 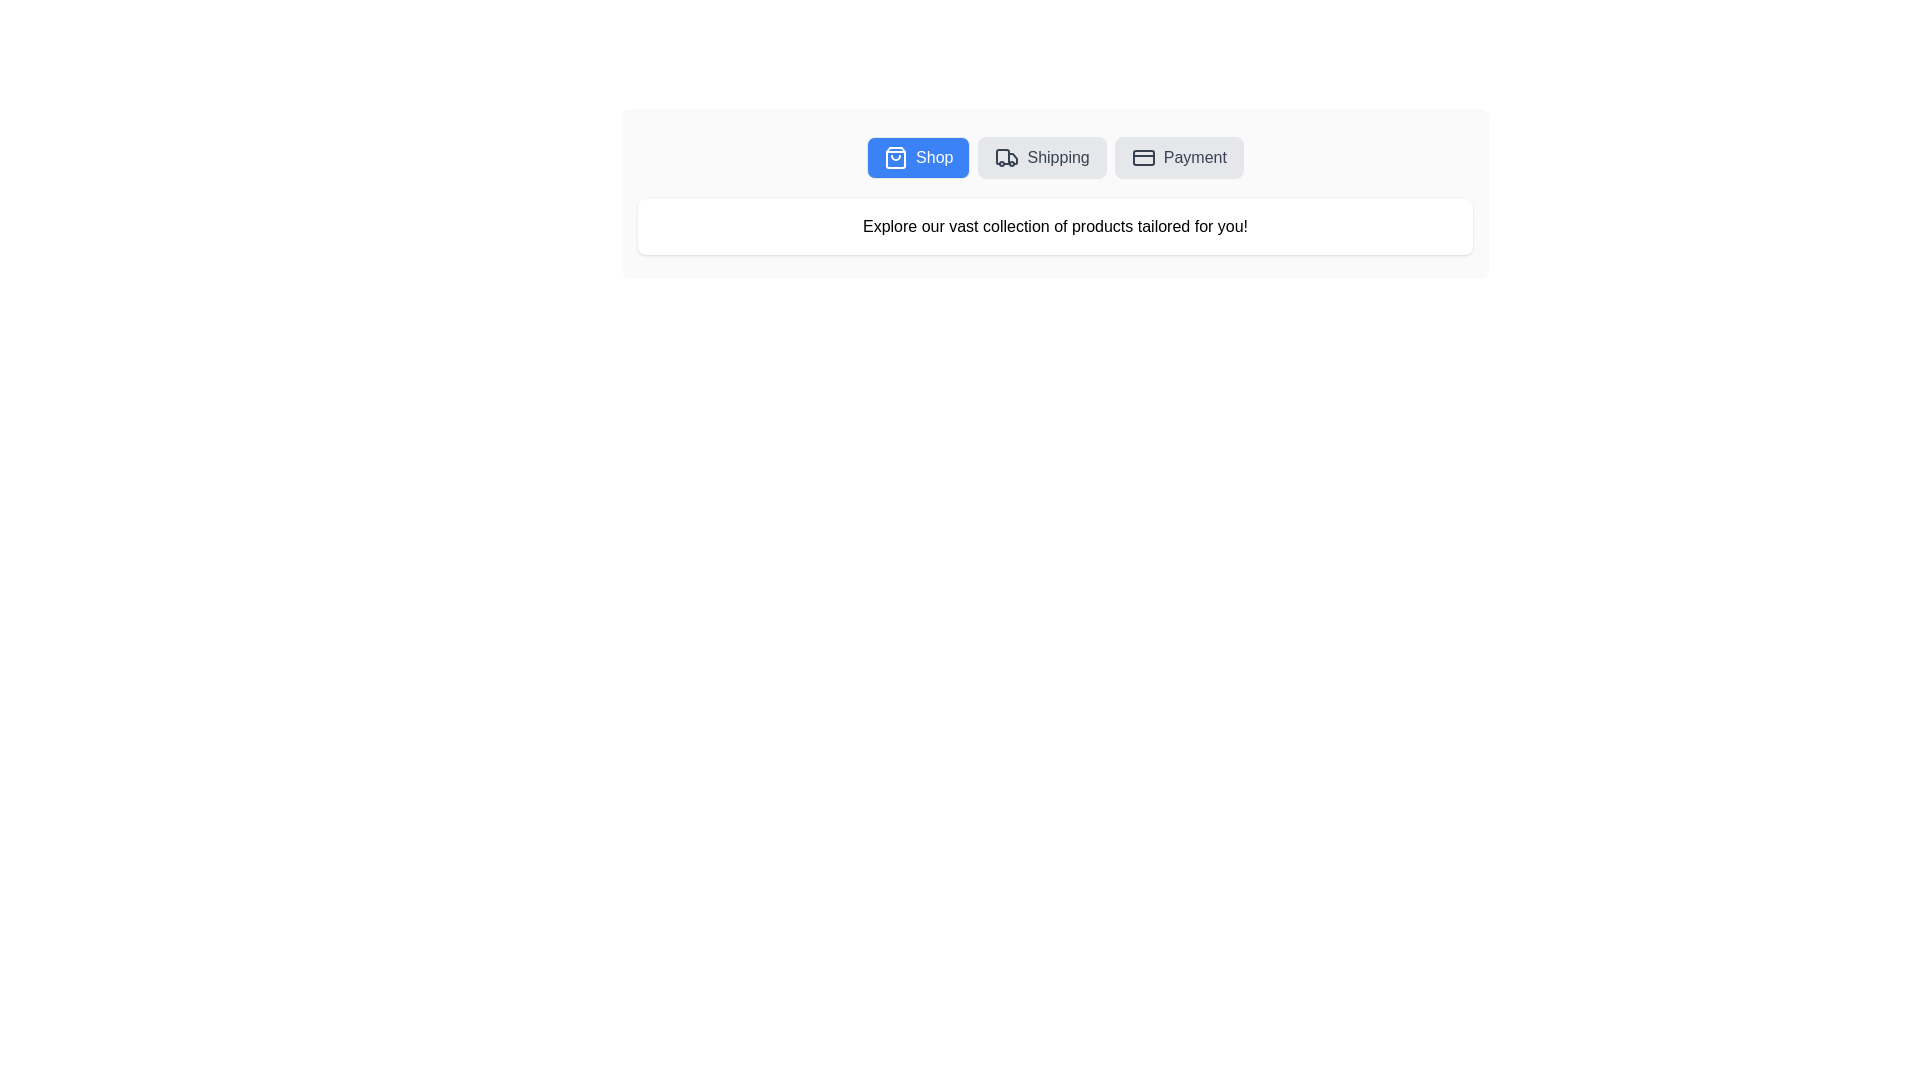 What do you see at coordinates (1195, 157) in the screenshot?
I see `the larger button containing the text label 'Payment', which is part of the third button in the horizontal navigation bar` at bounding box center [1195, 157].